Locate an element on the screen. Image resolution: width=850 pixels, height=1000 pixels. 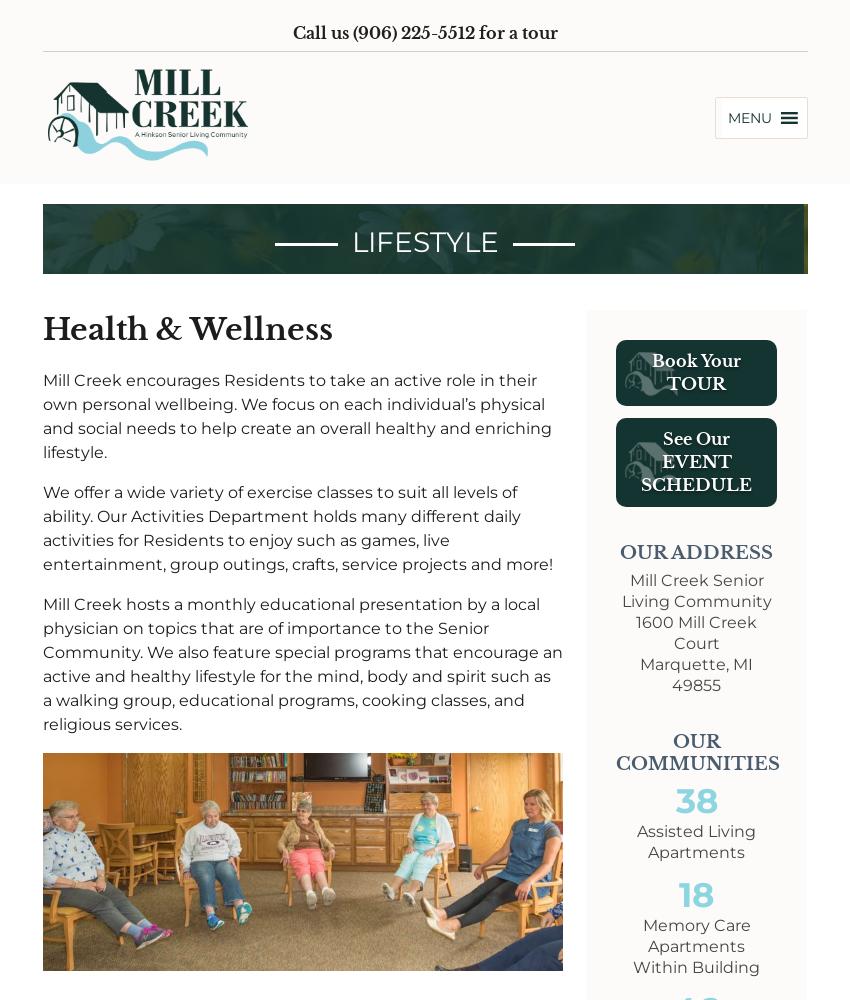
'Call us (906) 225-5512 for a tour' is located at coordinates (424, 33).